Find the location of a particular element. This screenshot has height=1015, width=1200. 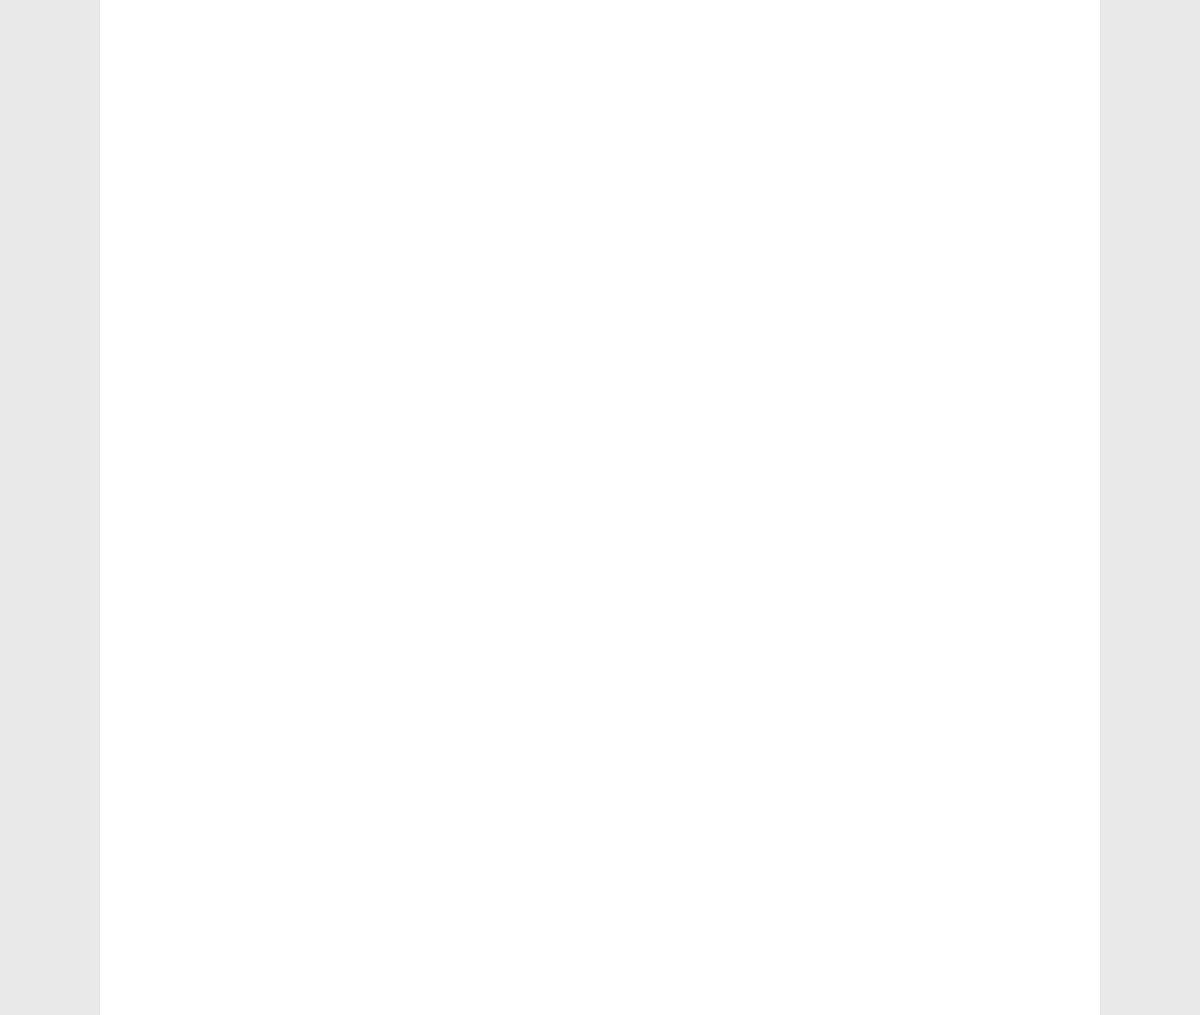

'Legal Document' is located at coordinates (911, 613).